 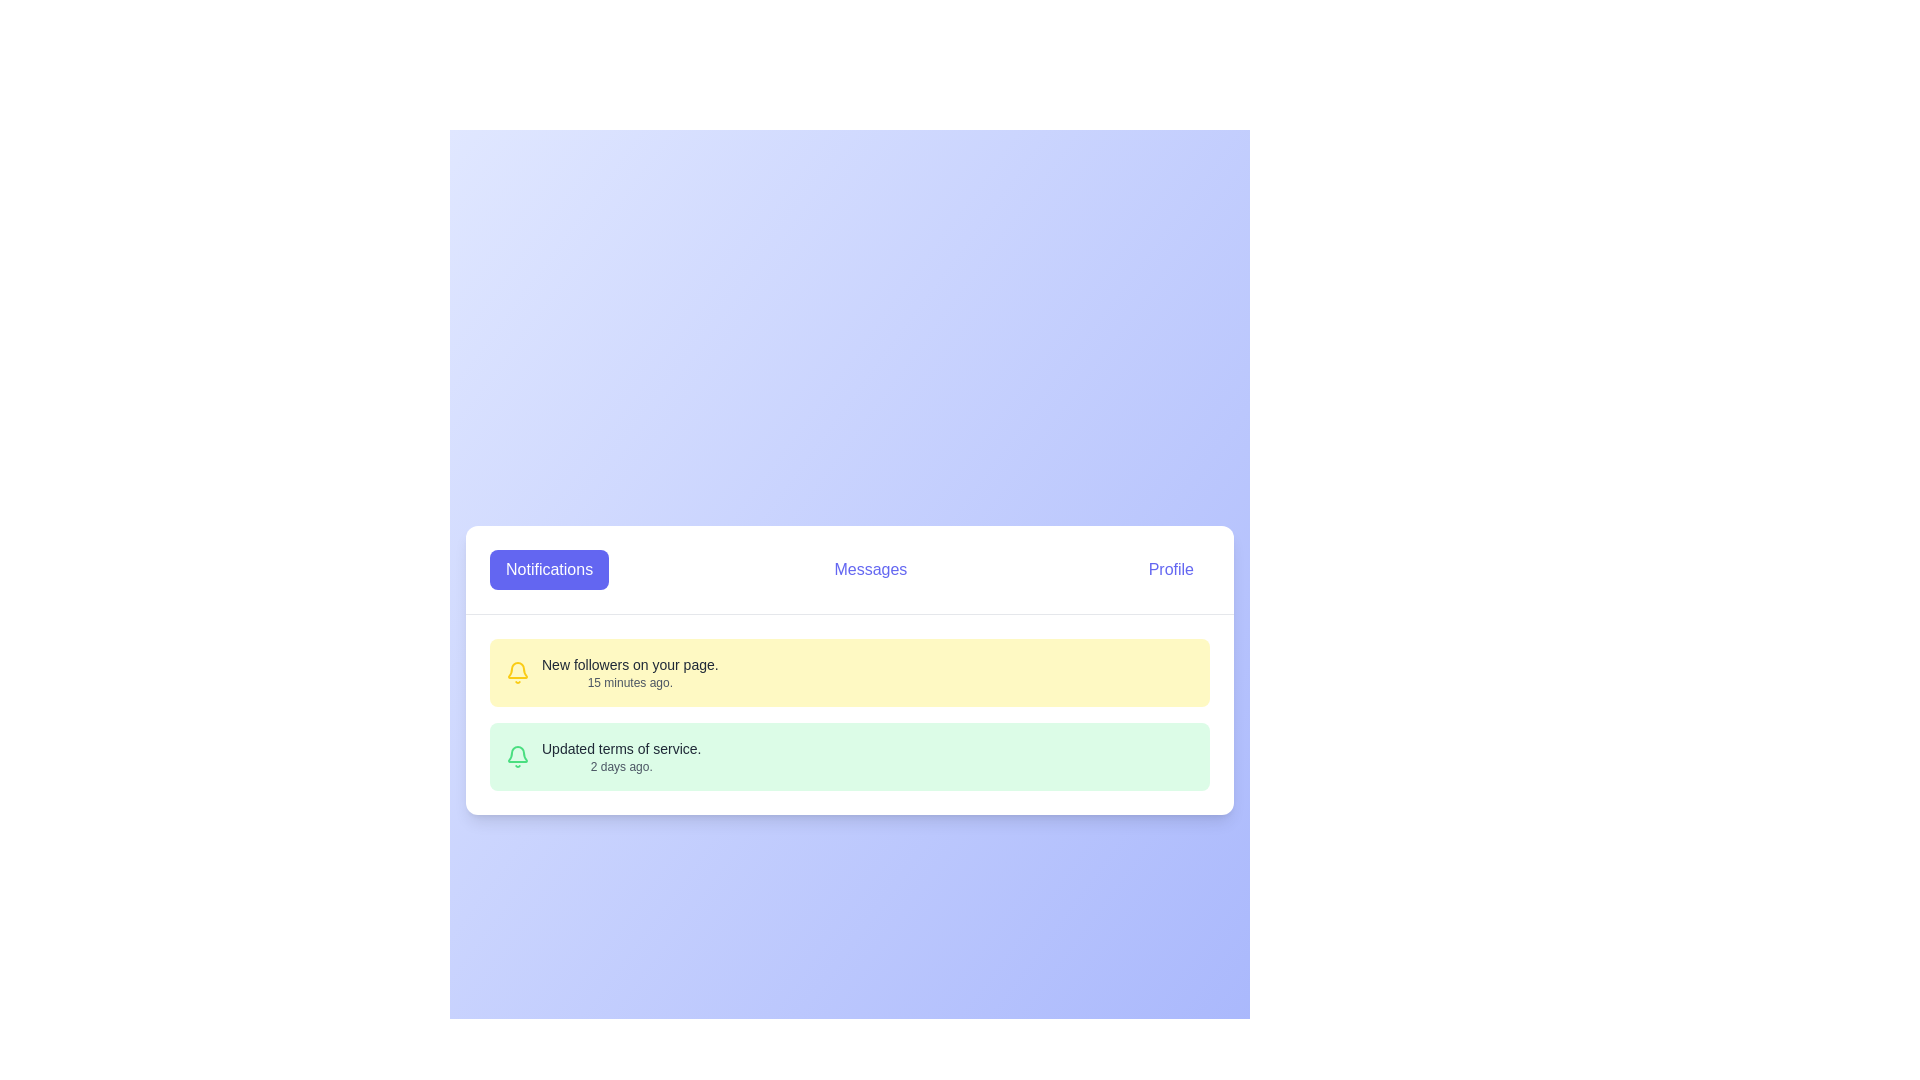 What do you see at coordinates (849, 756) in the screenshot?
I see `the timestamp on the Notification card that informs about updated terms of service, located in the lower half of the notifications section as the second item from the top` at bounding box center [849, 756].